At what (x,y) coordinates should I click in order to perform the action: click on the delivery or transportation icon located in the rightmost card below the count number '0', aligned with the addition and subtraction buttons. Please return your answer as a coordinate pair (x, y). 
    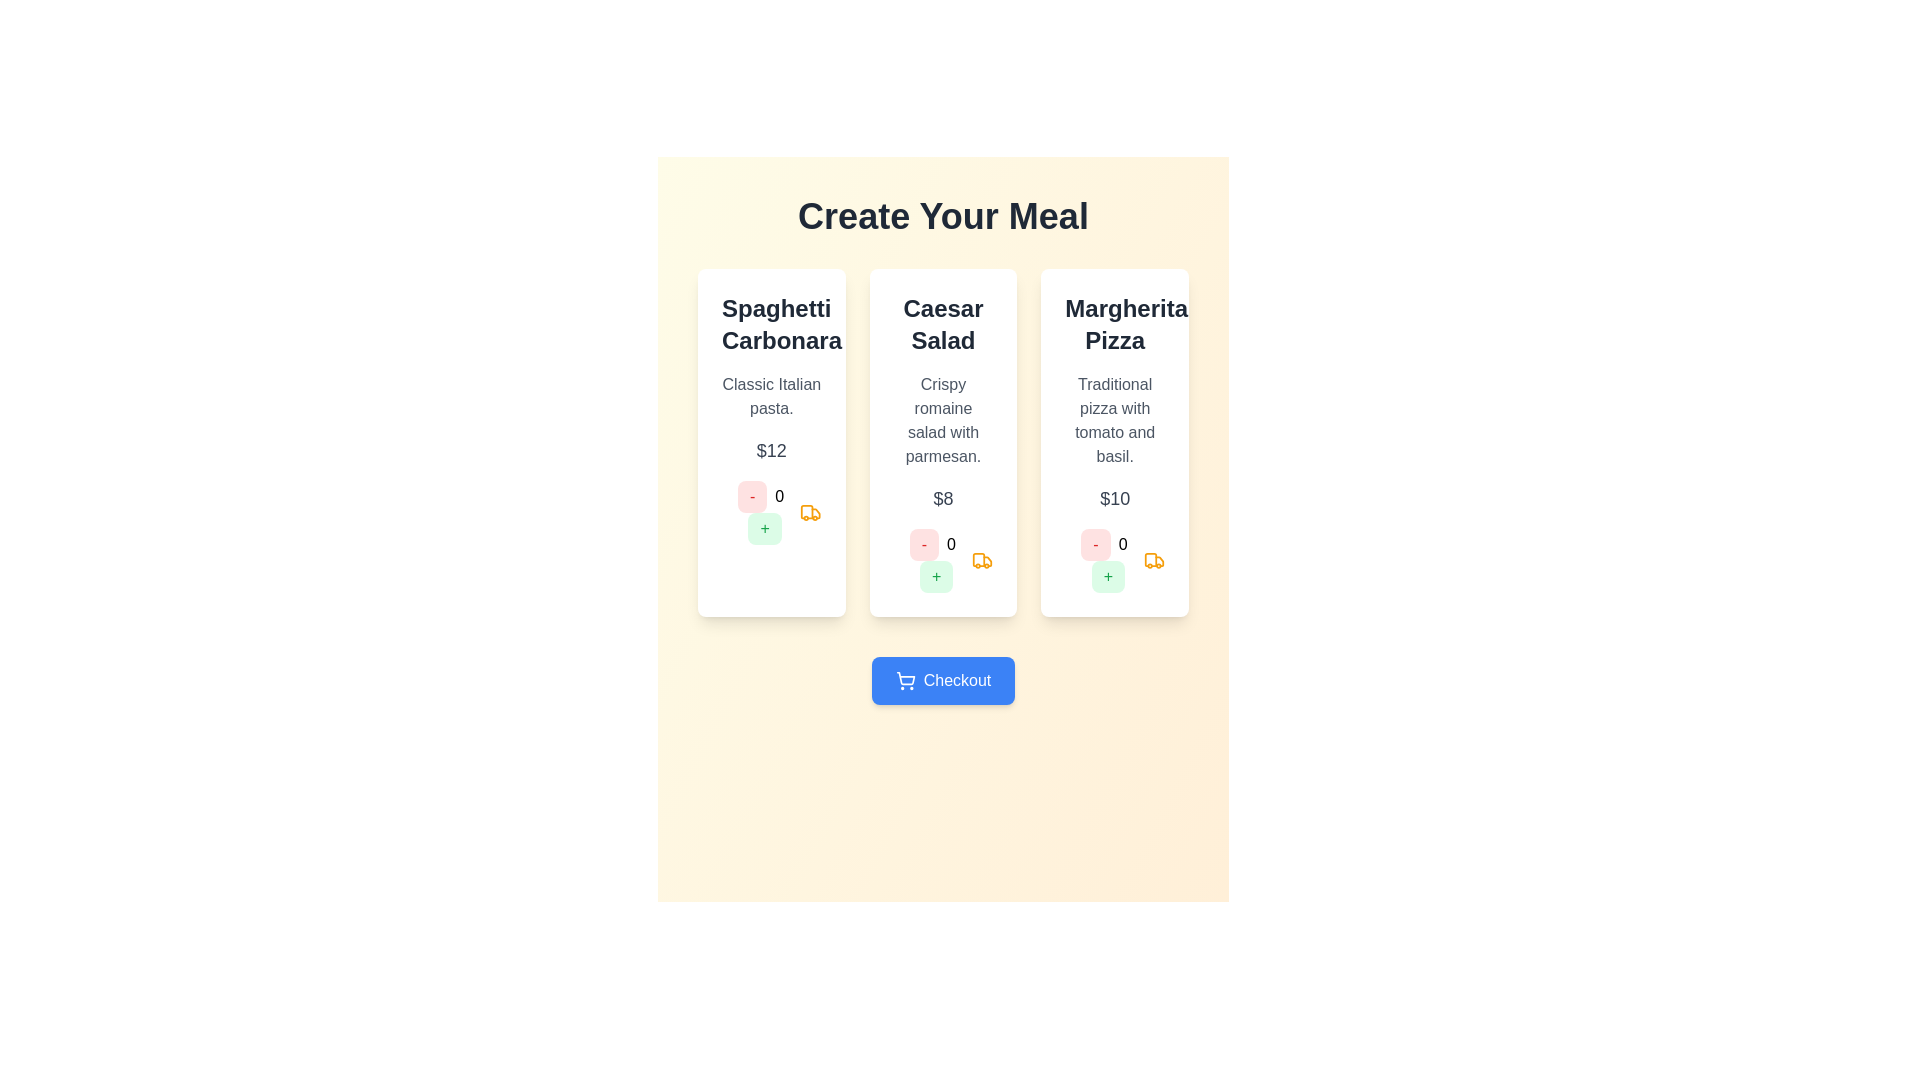
    Looking at the image, I should click on (1154, 560).